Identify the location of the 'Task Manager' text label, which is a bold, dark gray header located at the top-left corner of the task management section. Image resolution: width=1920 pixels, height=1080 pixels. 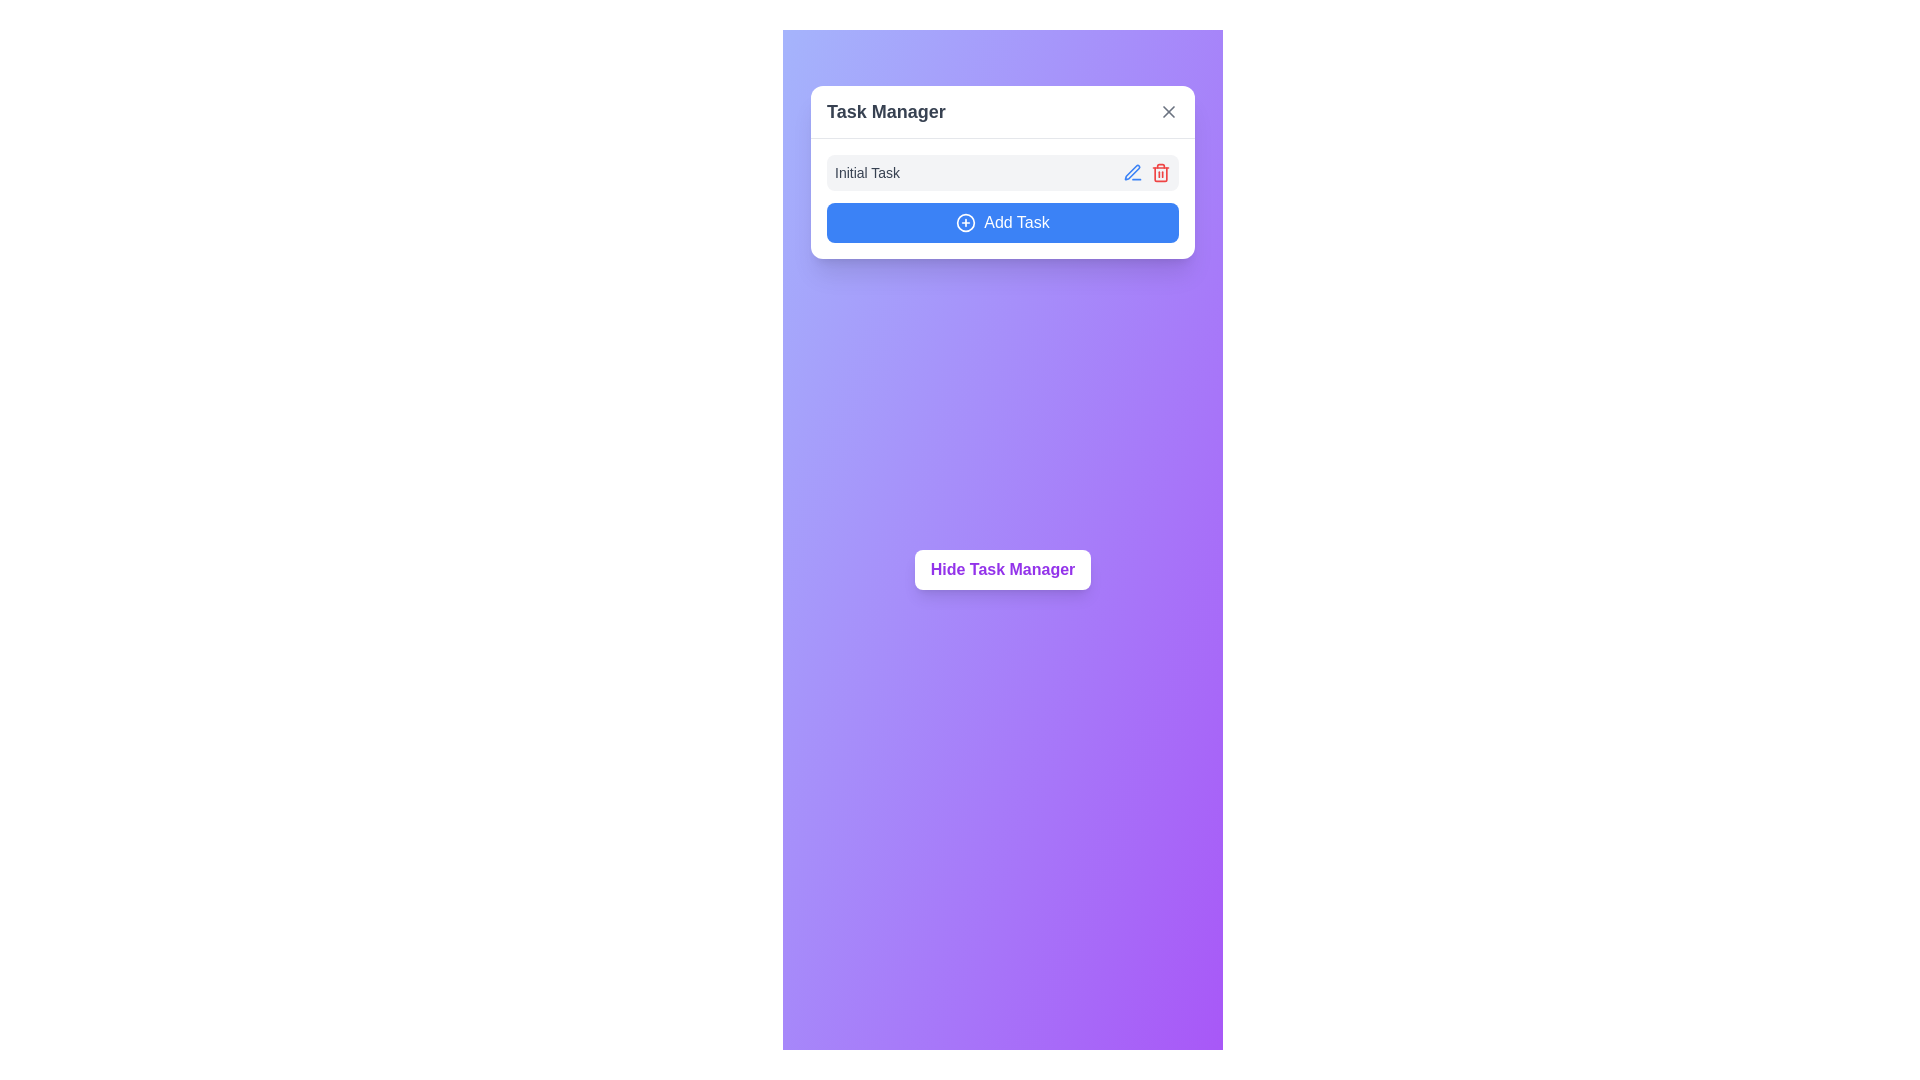
(885, 111).